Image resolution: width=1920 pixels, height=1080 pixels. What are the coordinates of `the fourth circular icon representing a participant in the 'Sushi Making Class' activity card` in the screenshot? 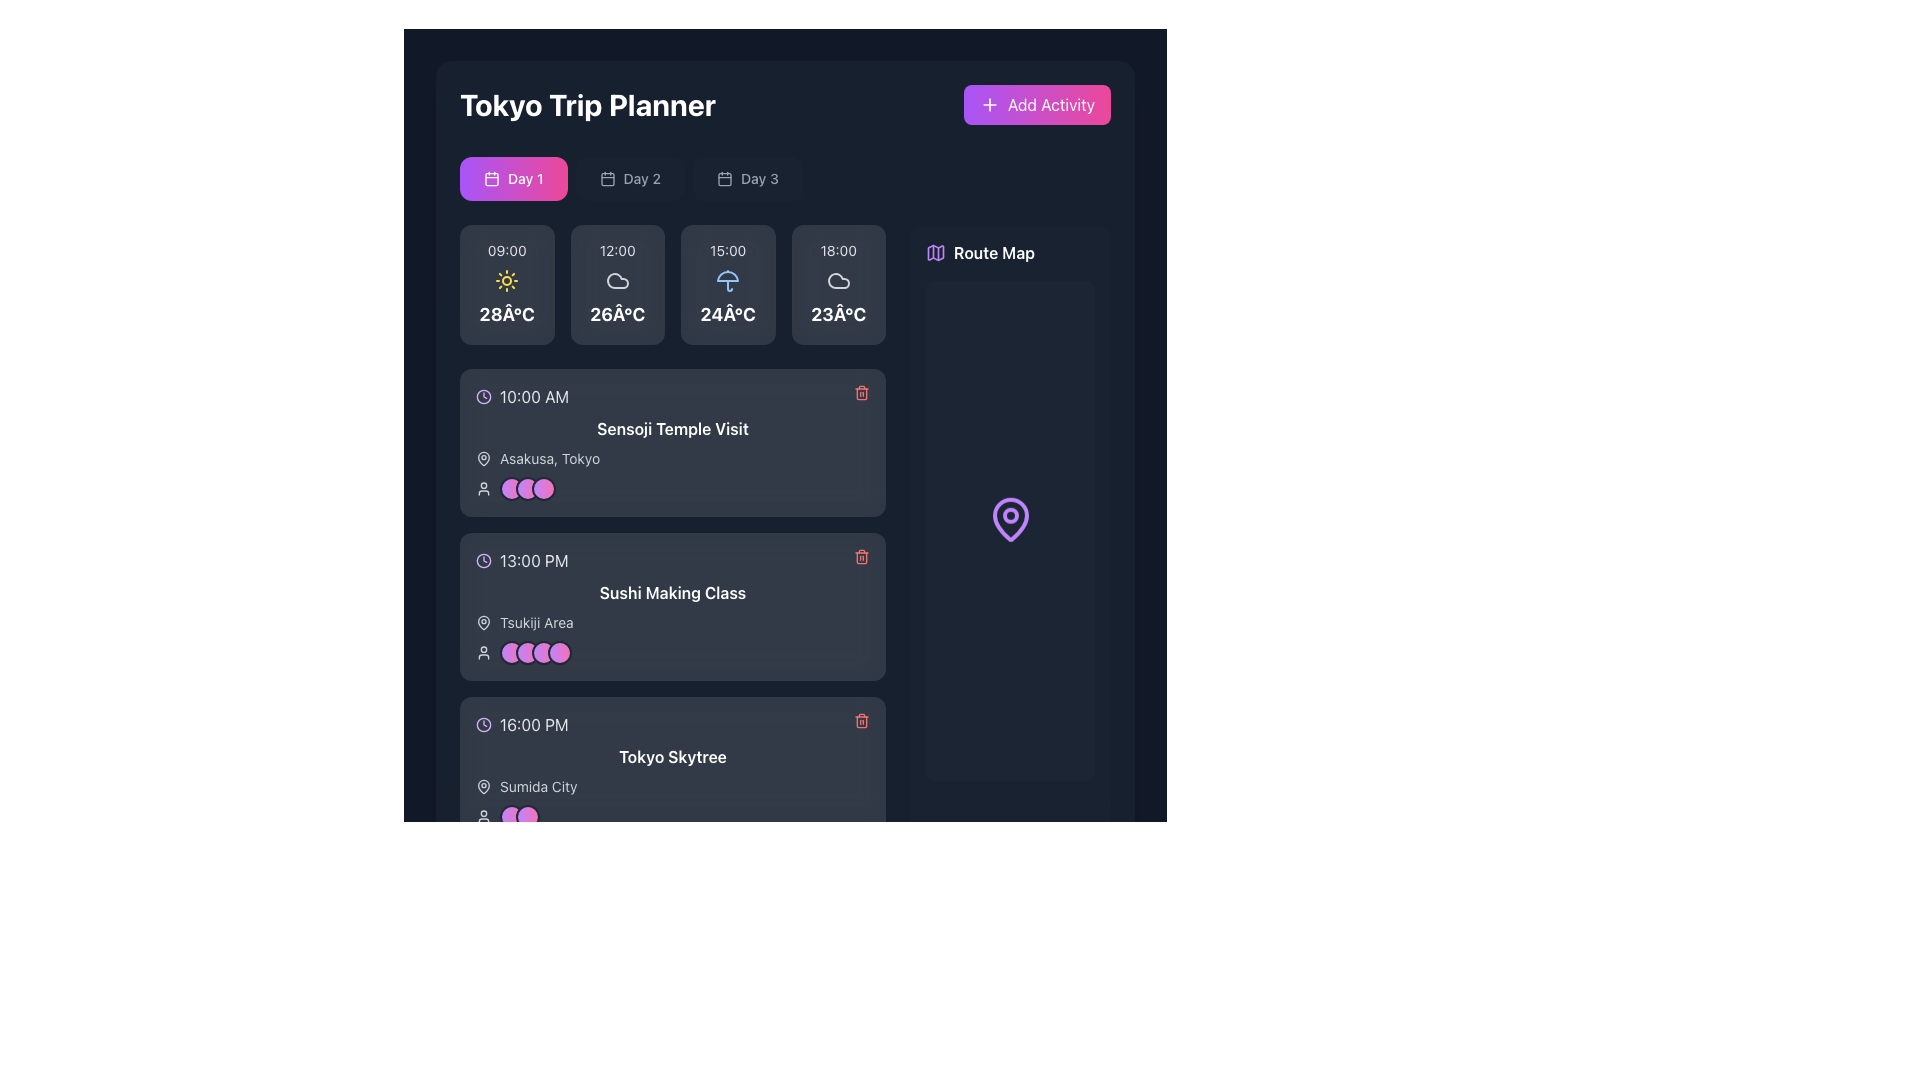 It's located at (560, 652).